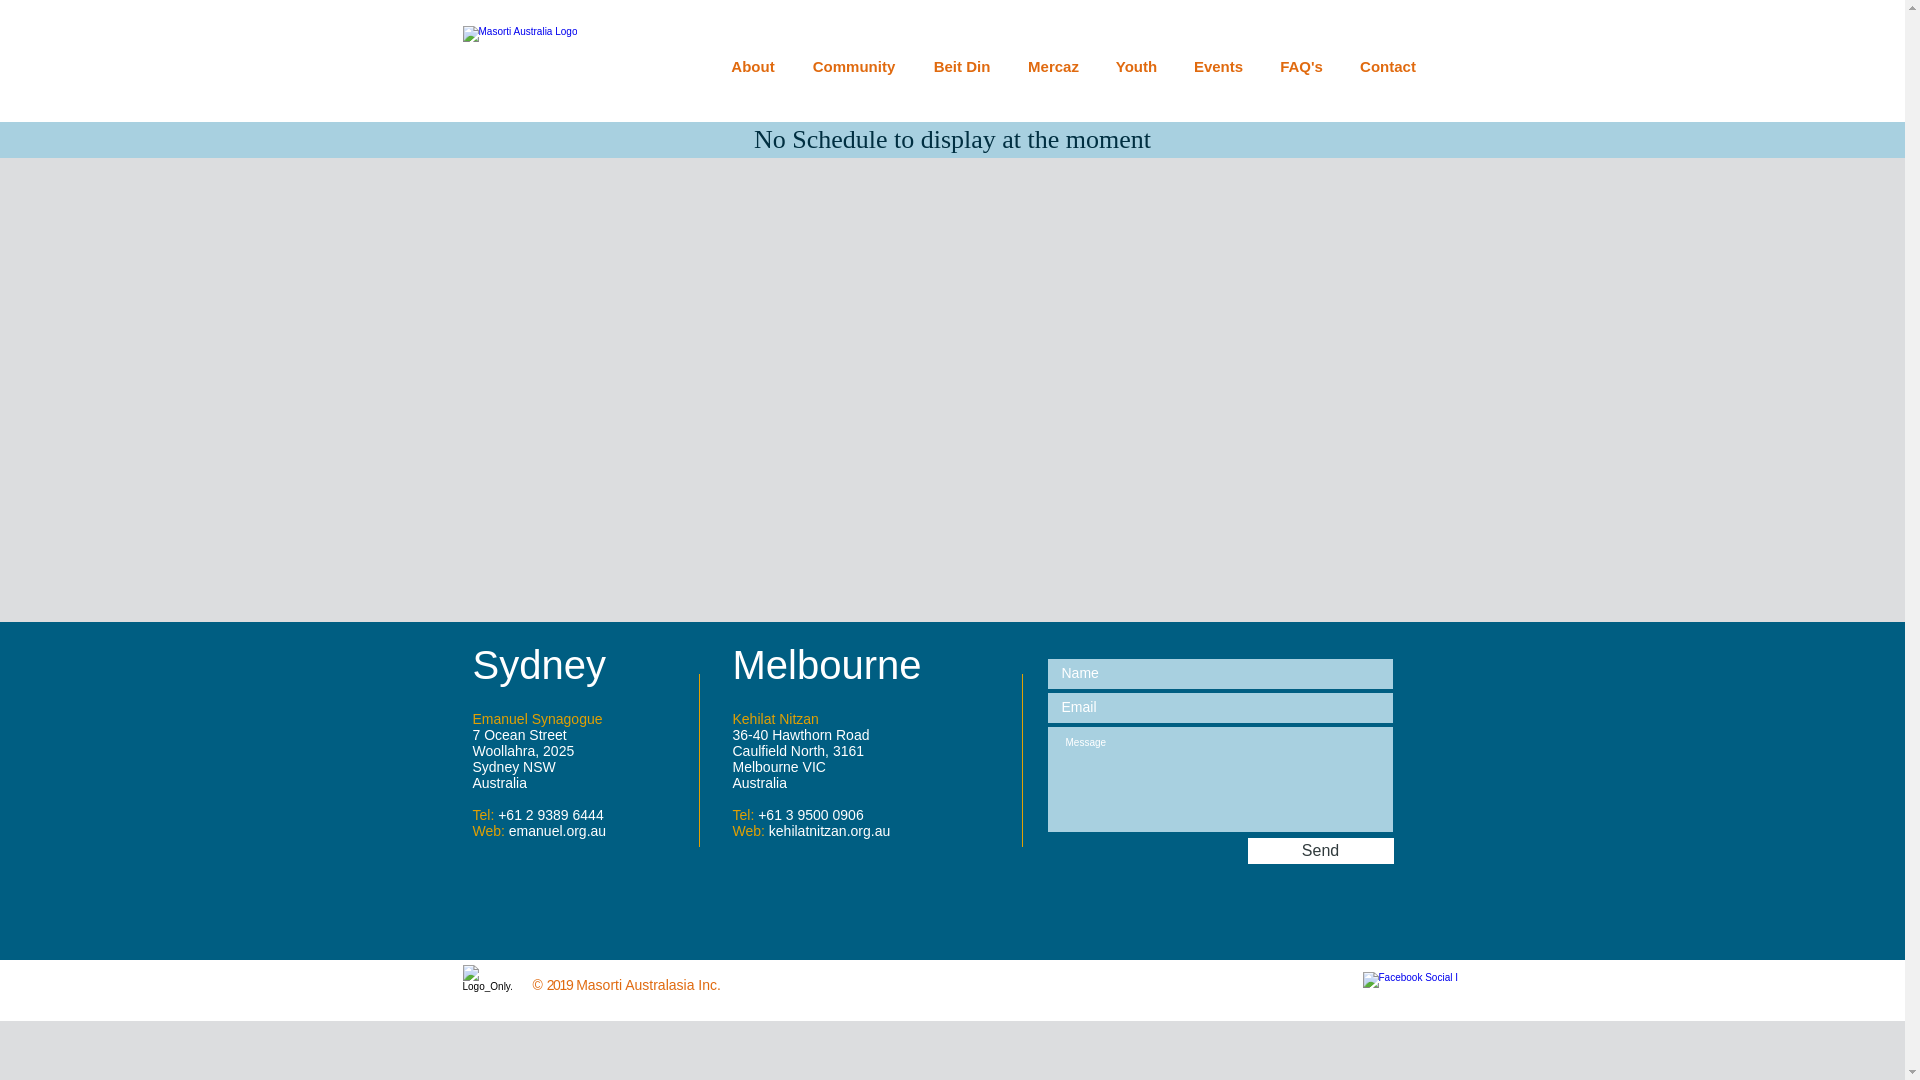 Image resolution: width=1920 pixels, height=1080 pixels. What do you see at coordinates (557, 64) in the screenshot?
I see `'Masorti Australia Logo'` at bounding box center [557, 64].